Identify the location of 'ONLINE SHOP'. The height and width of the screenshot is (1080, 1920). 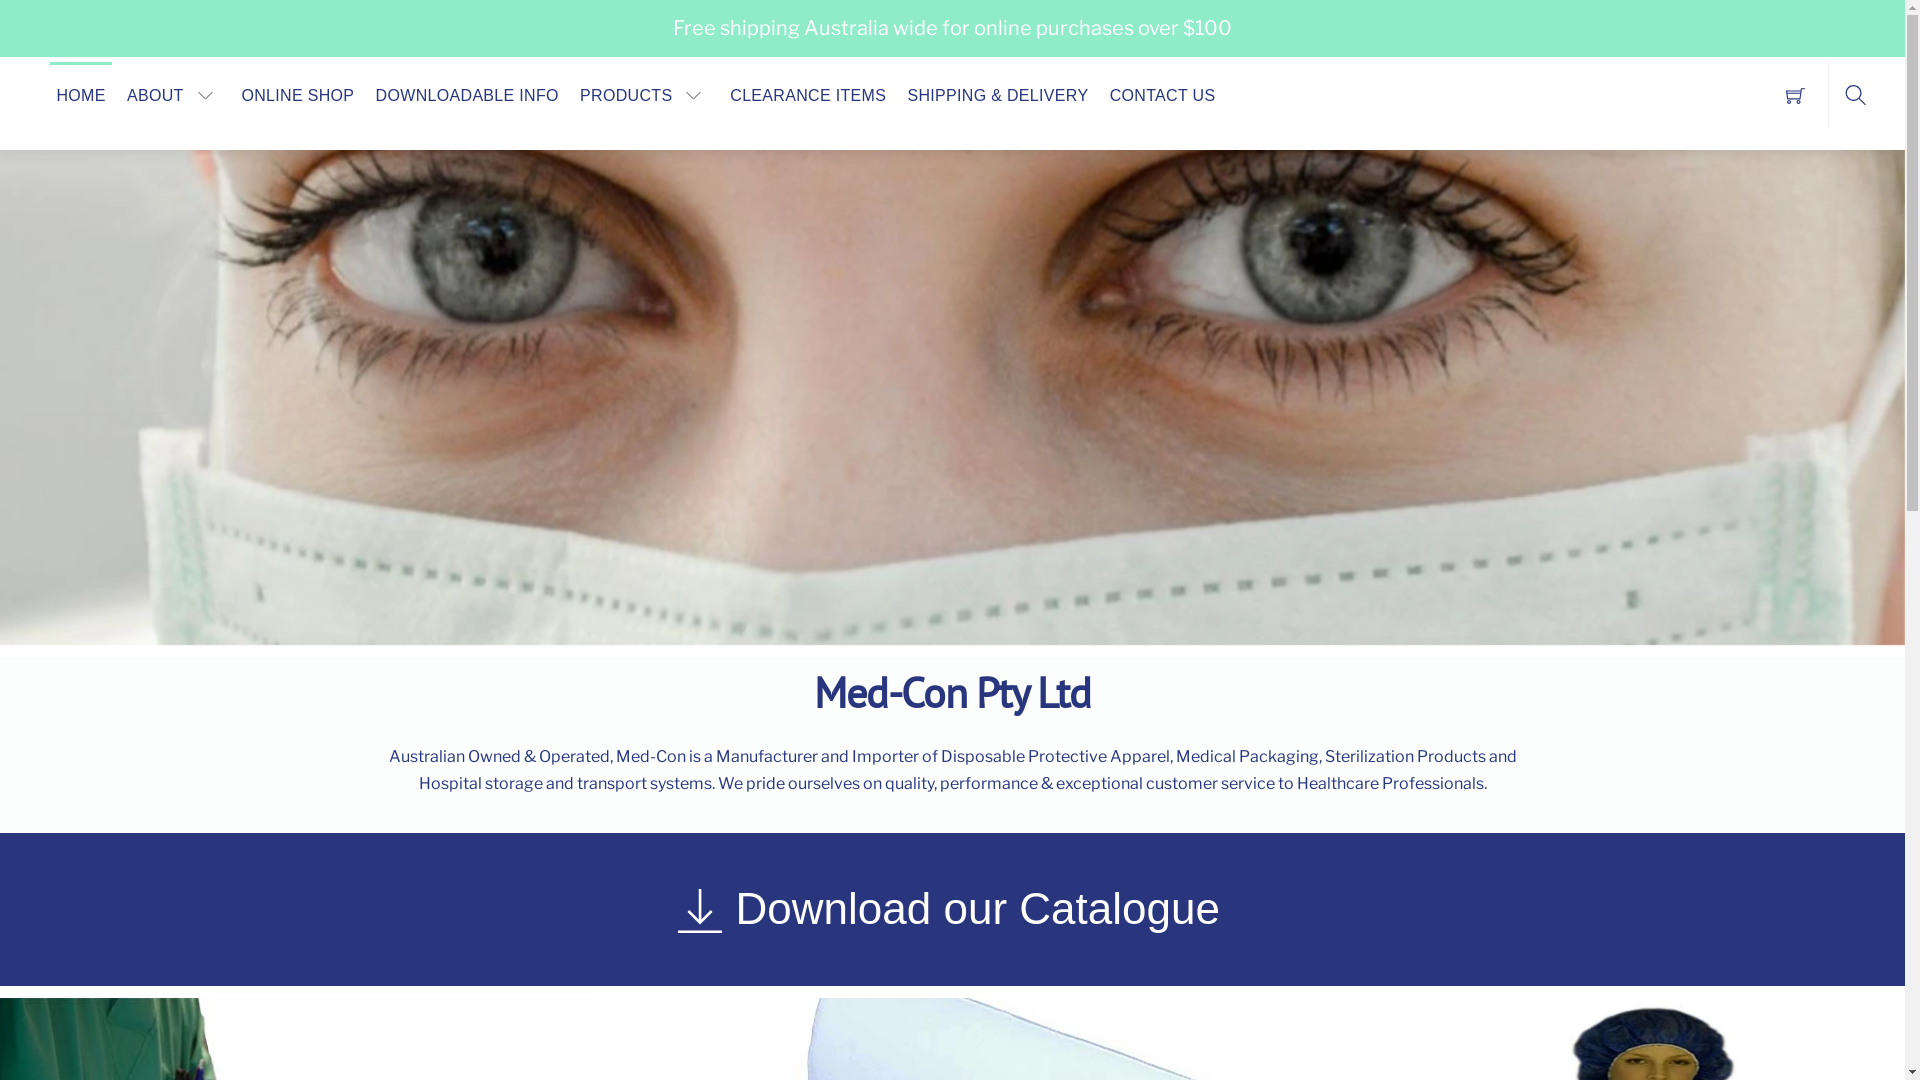
(296, 95).